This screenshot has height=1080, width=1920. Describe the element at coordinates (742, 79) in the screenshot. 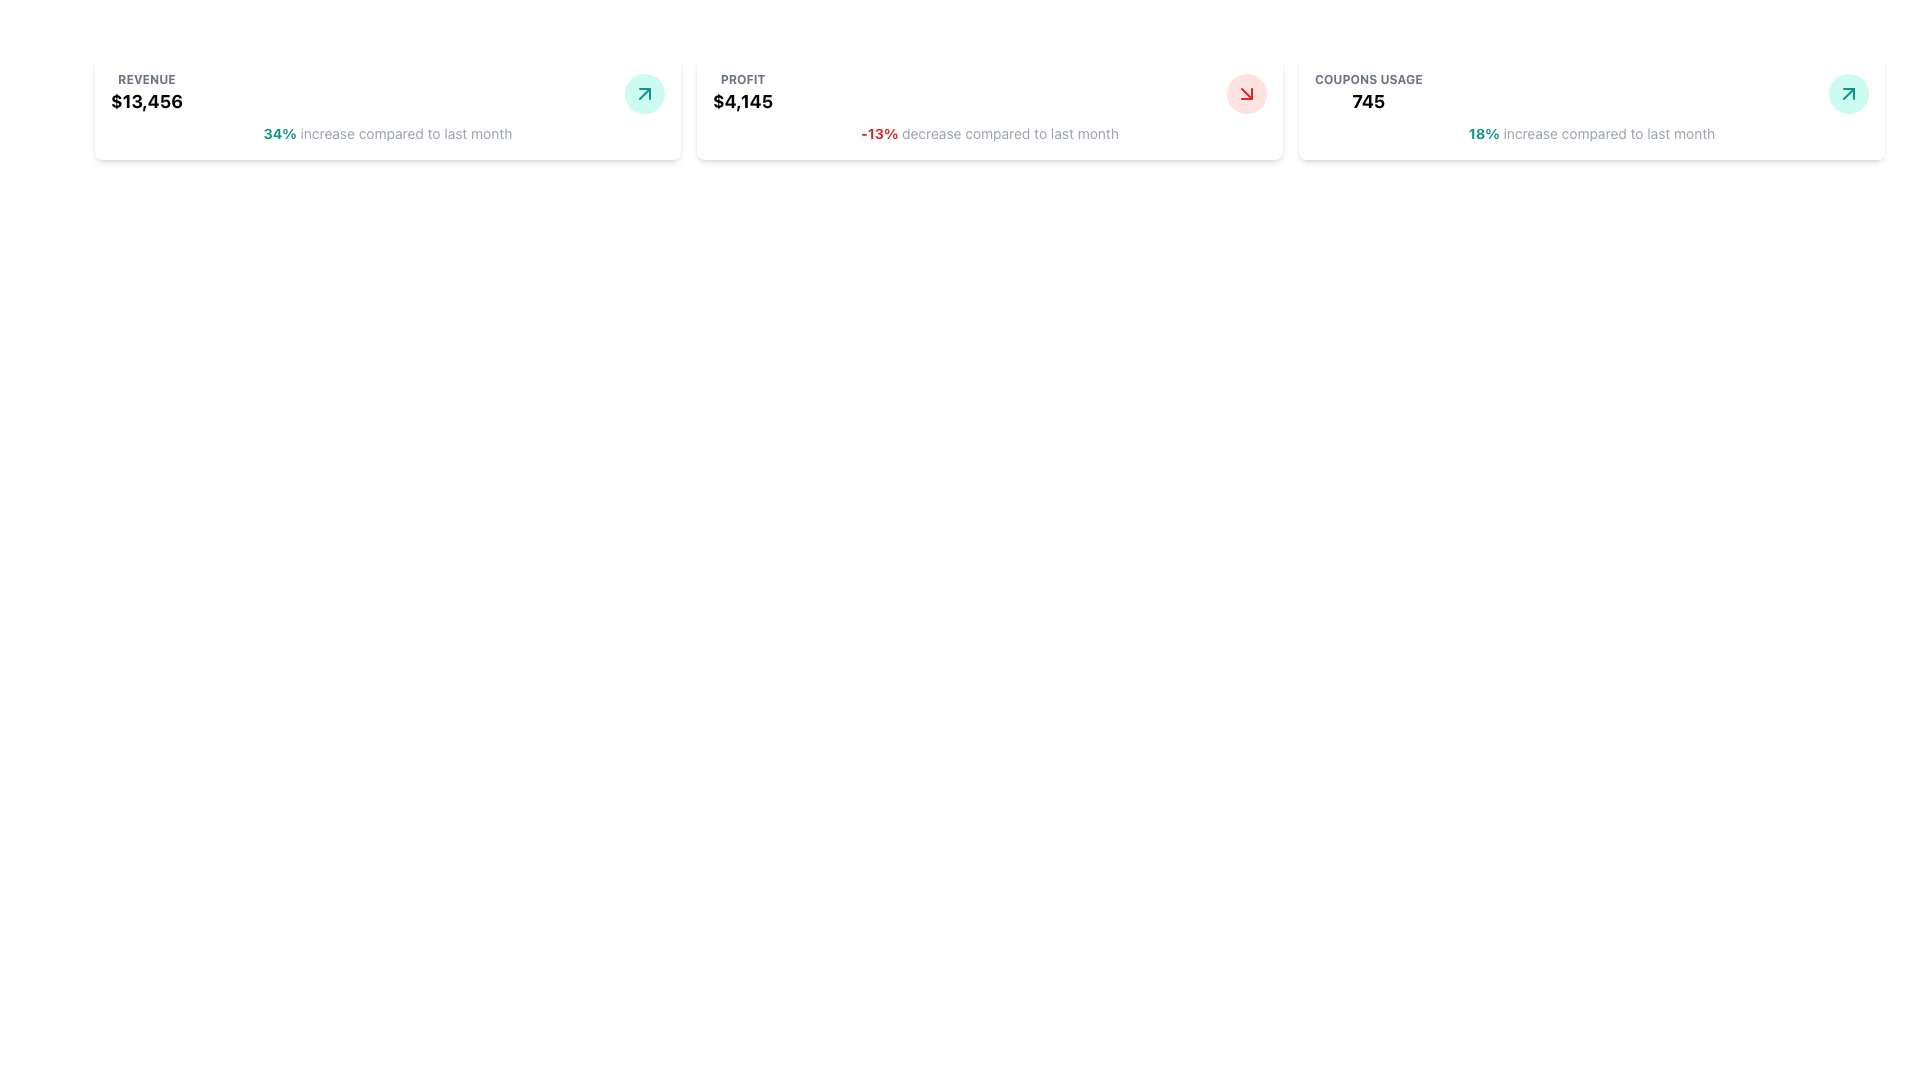

I see `text from the Label element displaying 'PROFIT' in uppercase, gray color, and bold typeface, positioned at the top of the 'Profit' card` at that location.